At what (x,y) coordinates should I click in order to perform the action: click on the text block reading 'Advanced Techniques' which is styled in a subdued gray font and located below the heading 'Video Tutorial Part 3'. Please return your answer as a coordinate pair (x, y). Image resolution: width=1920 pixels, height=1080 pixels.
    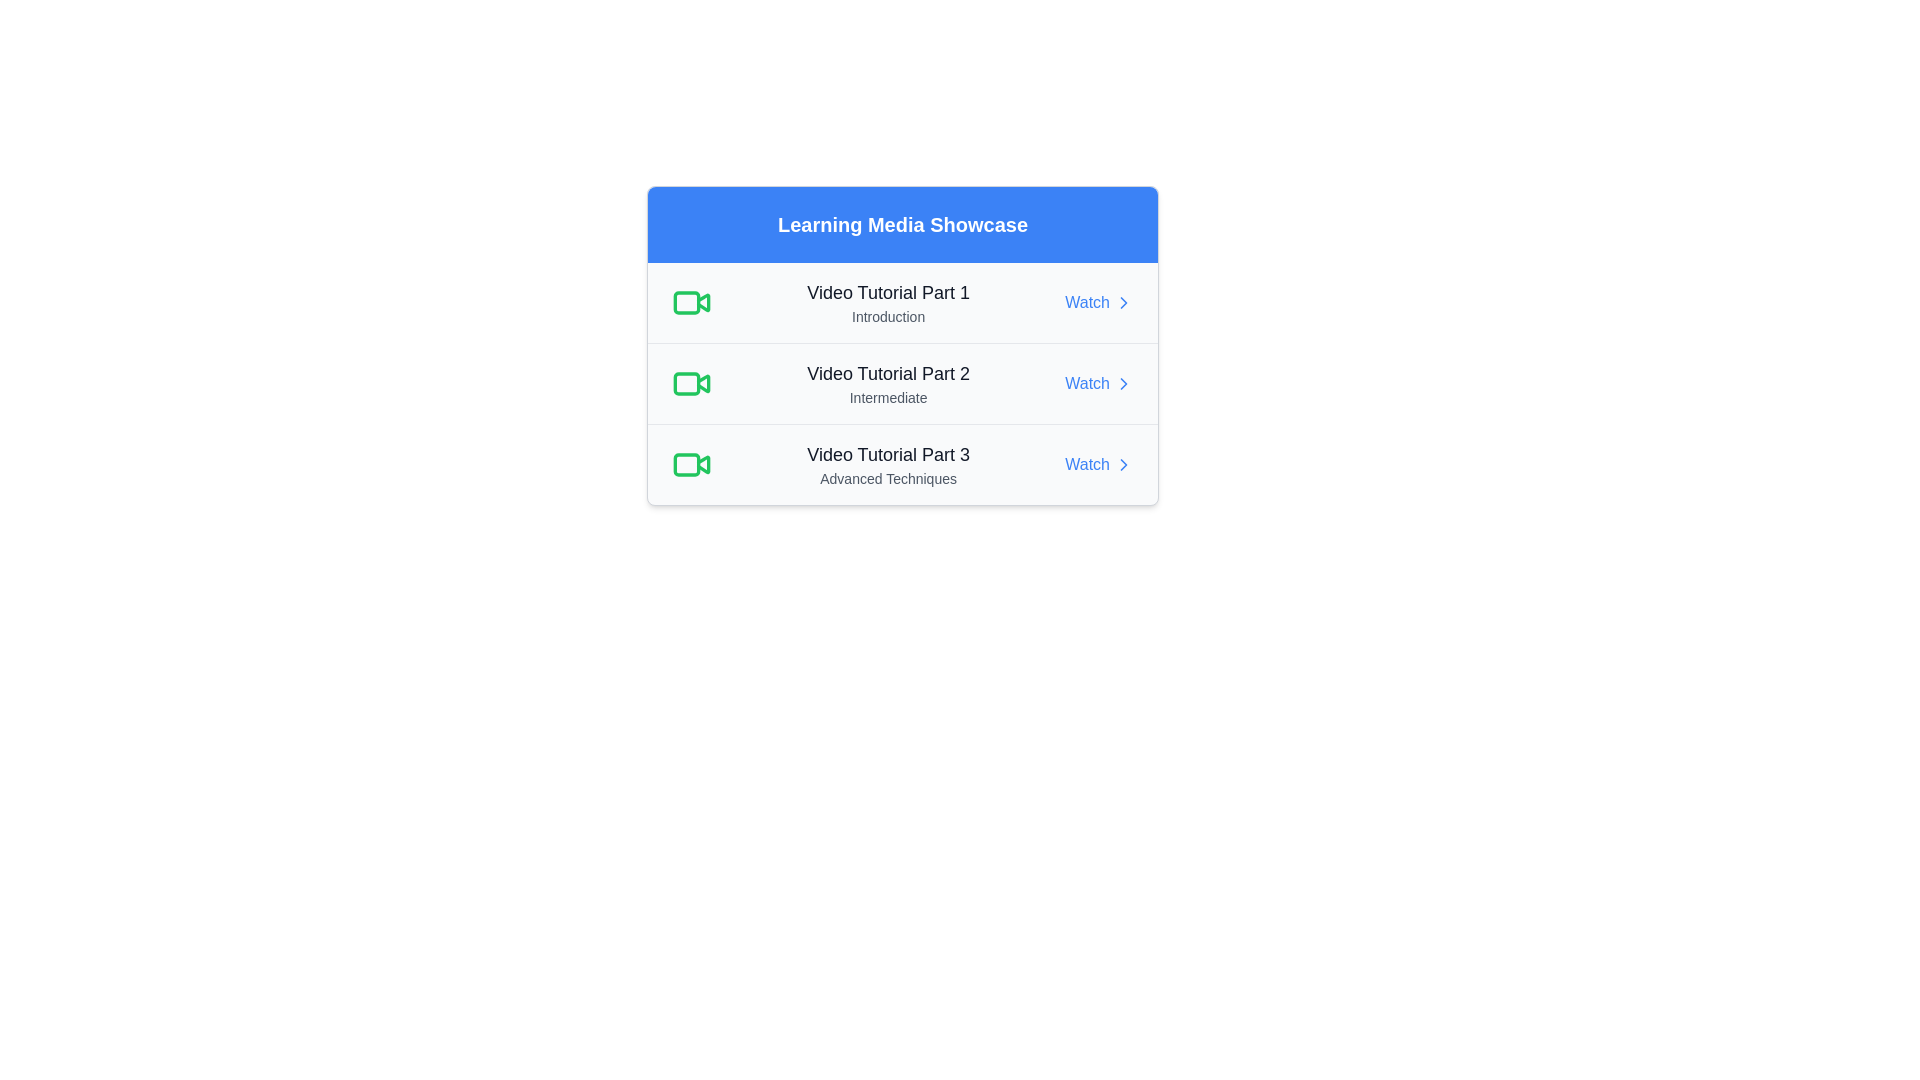
    Looking at the image, I should click on (887, 478).